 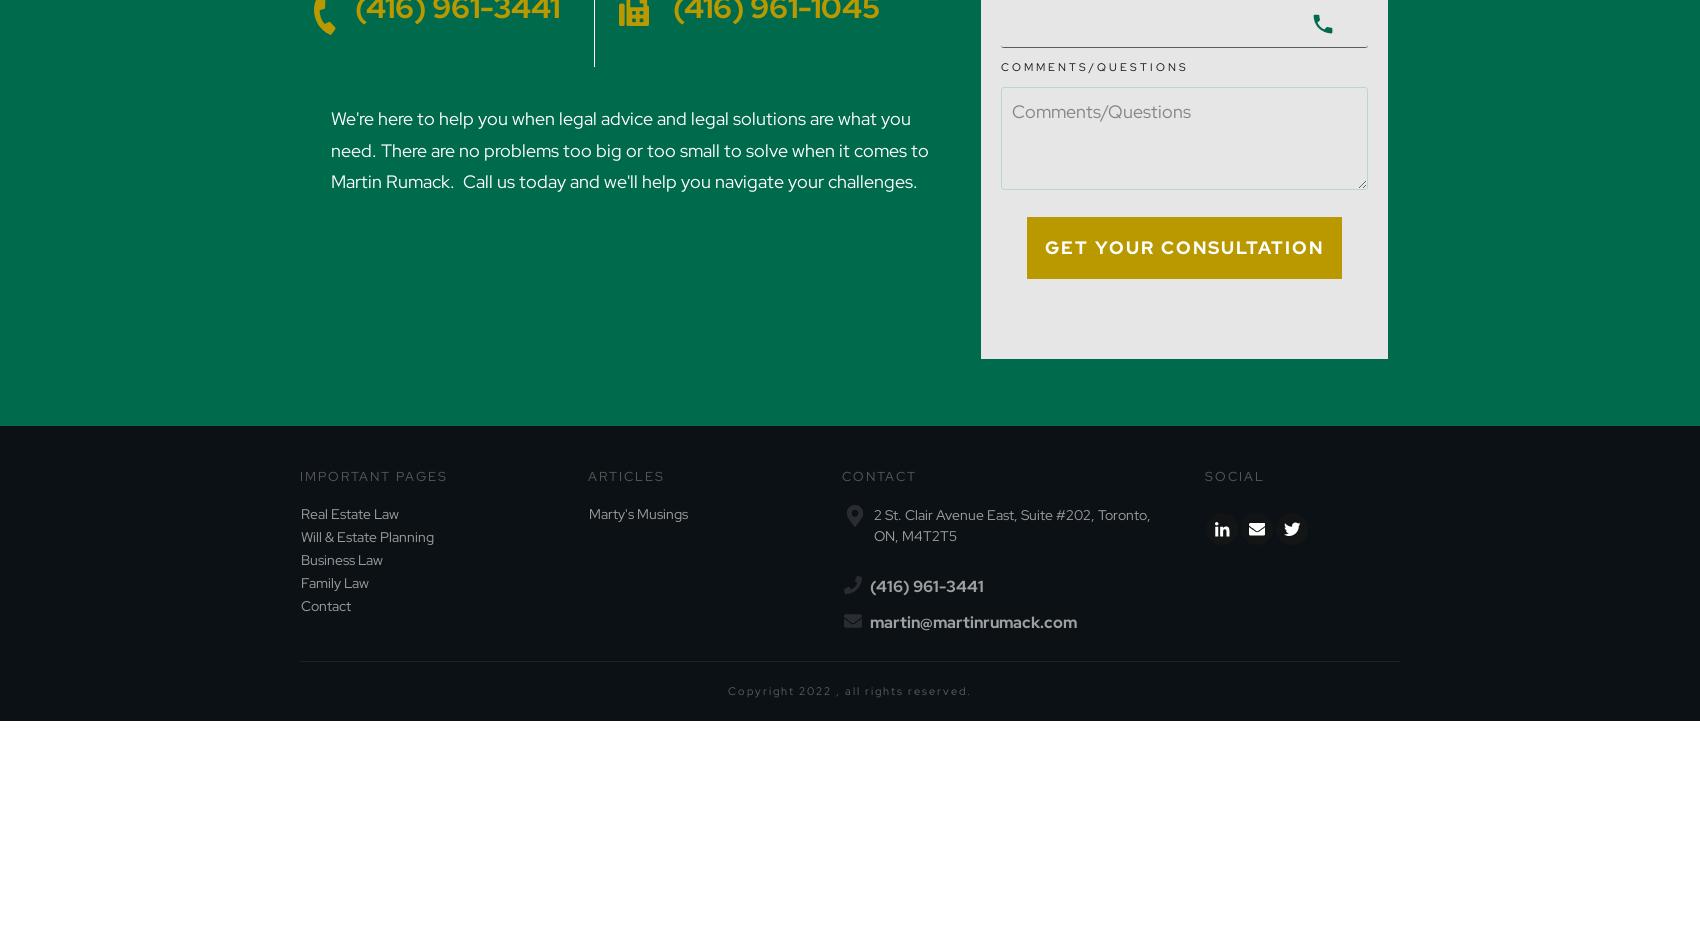 What do you see at coordinates (341, 560) in the screenshot?
I see `'Business Law'` at bounding box center [341, 560].